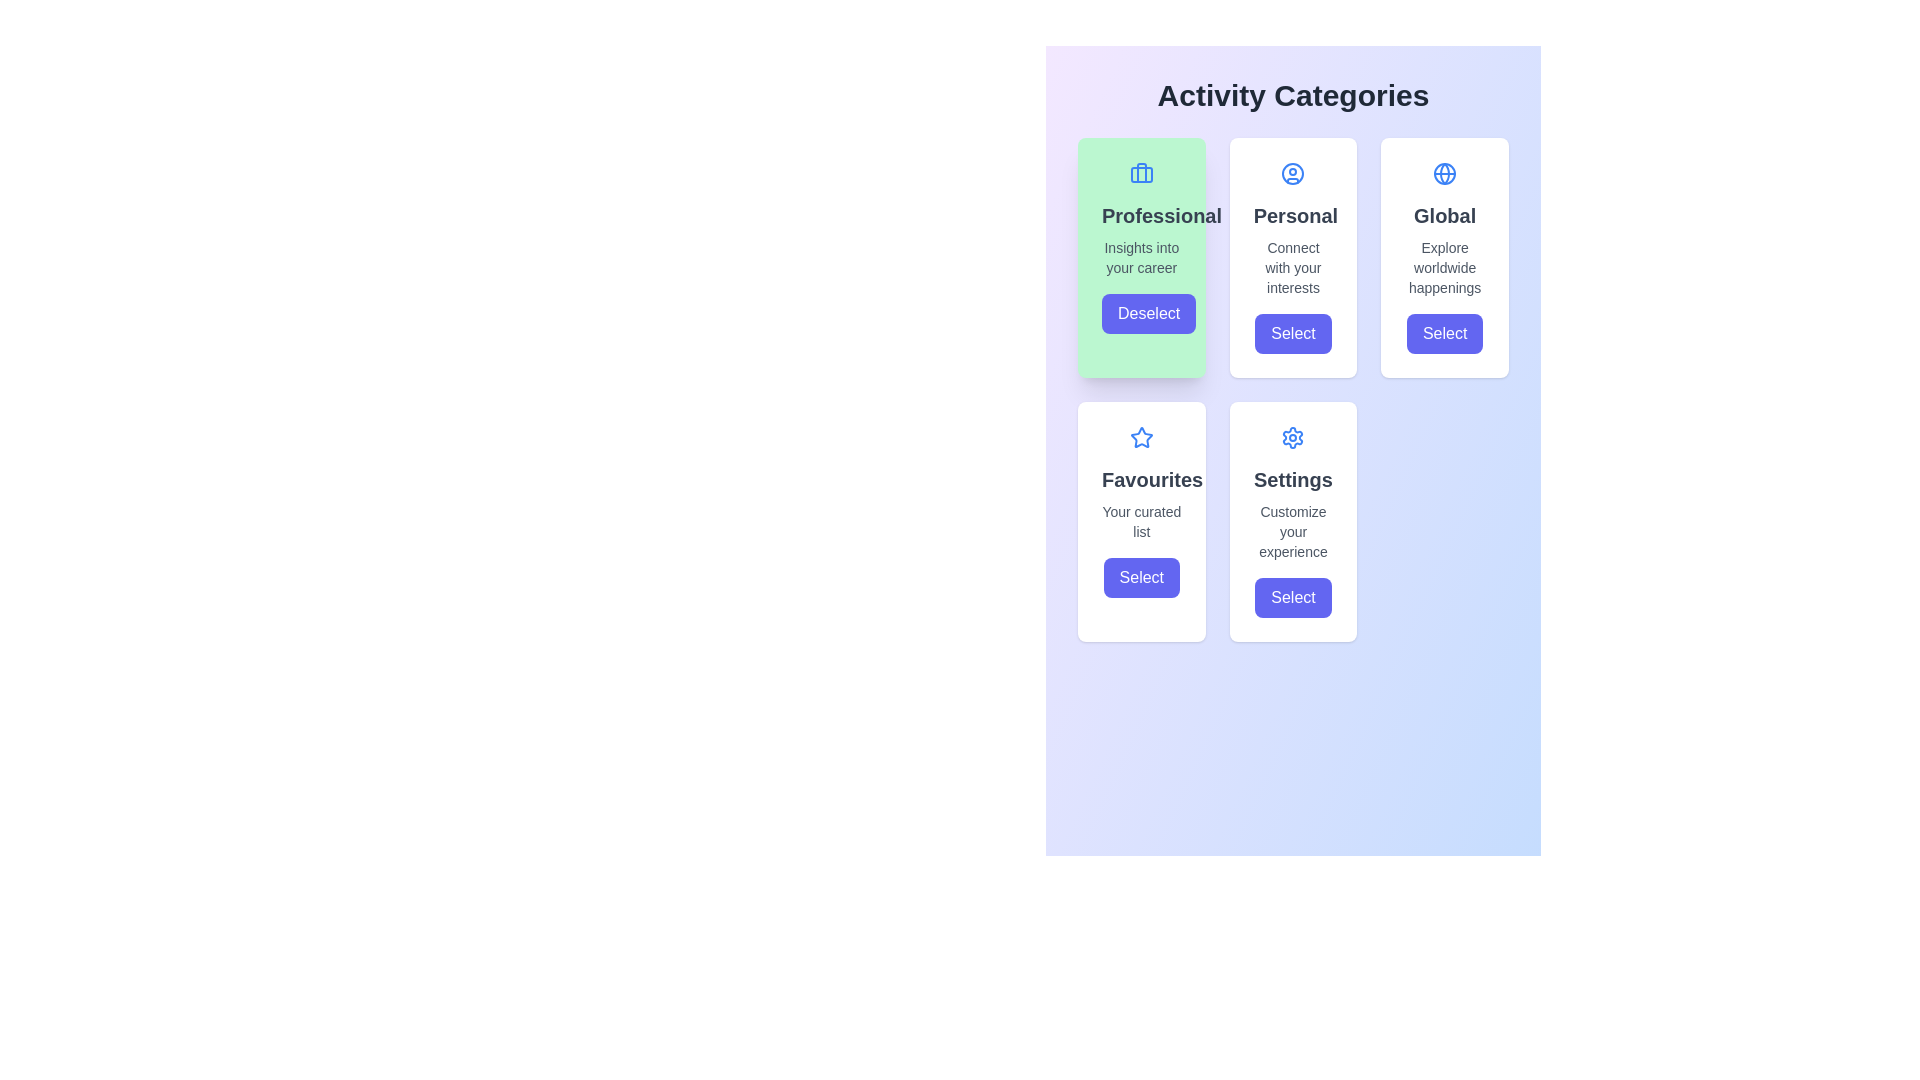 This screenshot has width=1920, height=1080. What do you see at coordinates (1141, 172) in the screenshot?
I see `the career-themed icon located at the top-center of the 'Professional' card in the 'Activity Categories' grid layout` at bounding box center [1141, 172].